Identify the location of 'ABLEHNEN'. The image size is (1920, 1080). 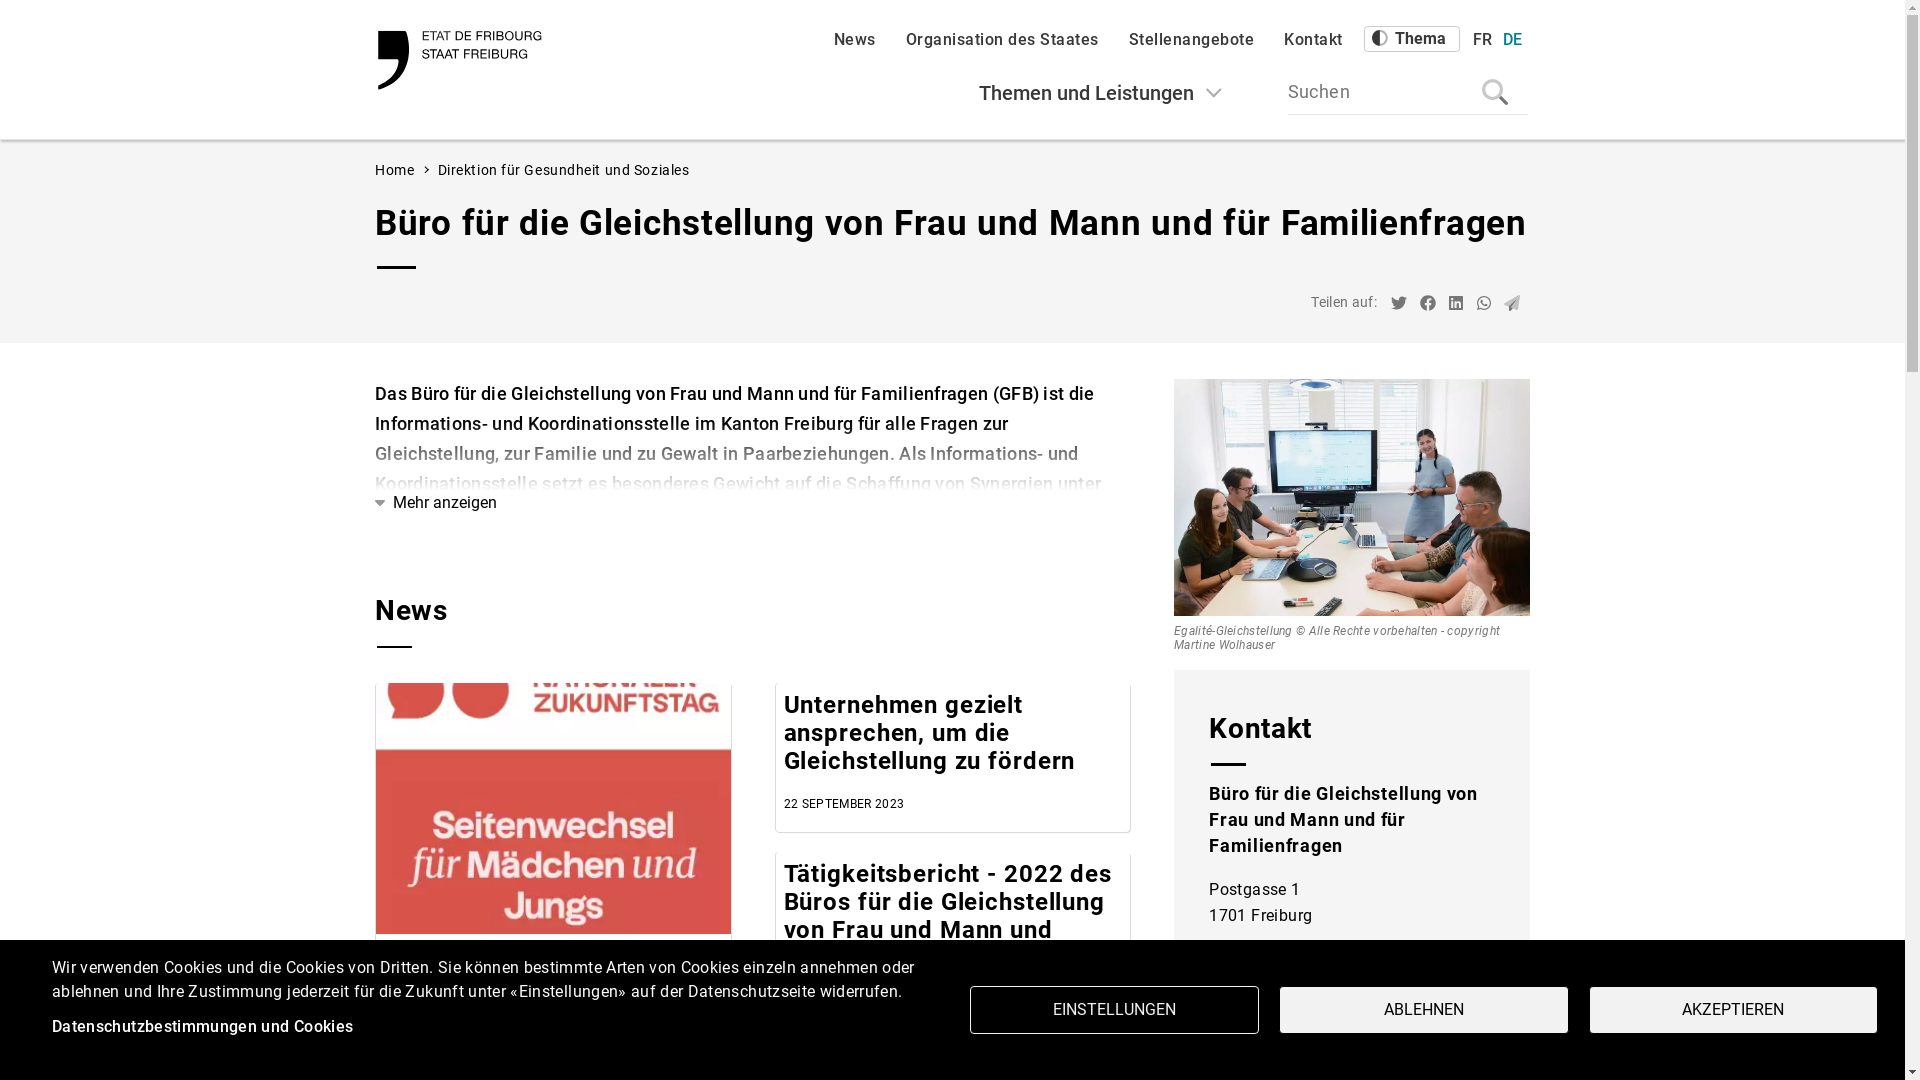
(1277, 1010).